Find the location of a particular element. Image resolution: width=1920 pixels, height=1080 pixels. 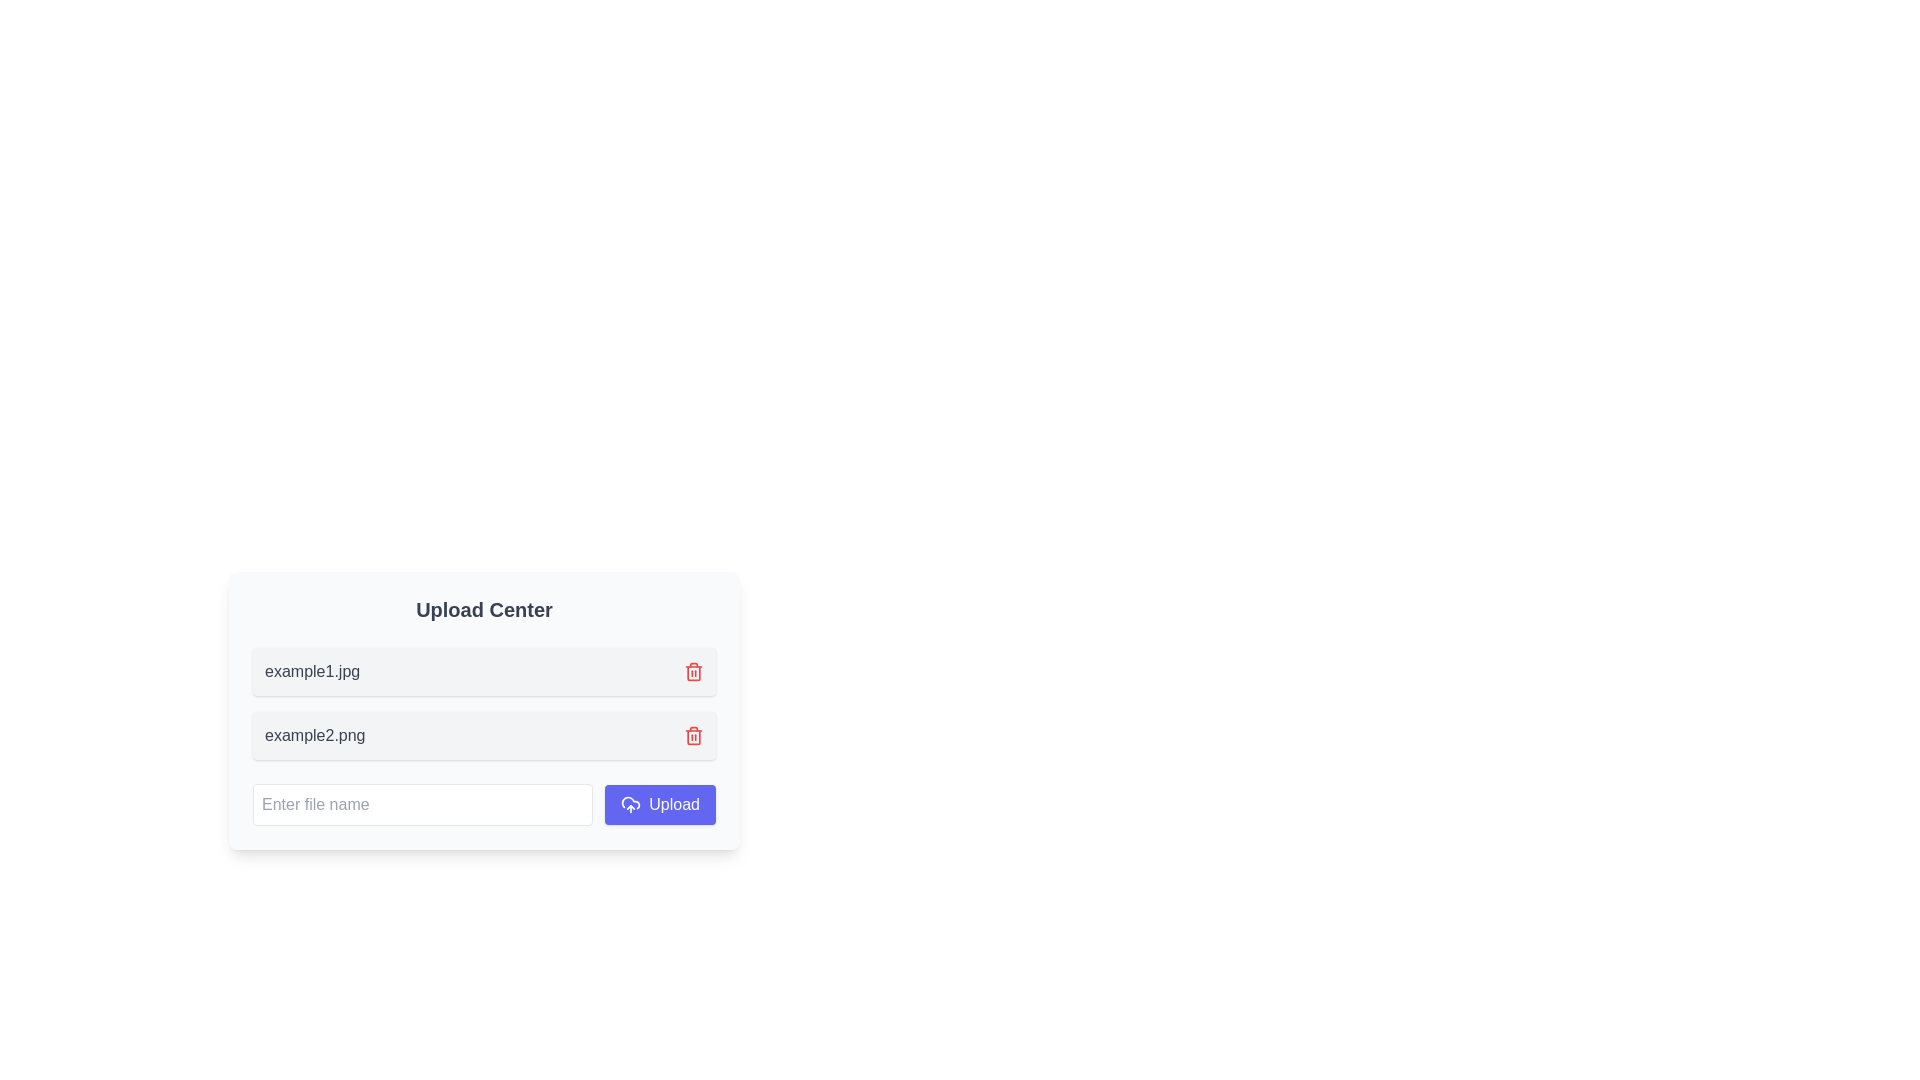

the file entry UI component for 'example2.png' located in the 'Upload Center' is located at coordinates (484, 720).